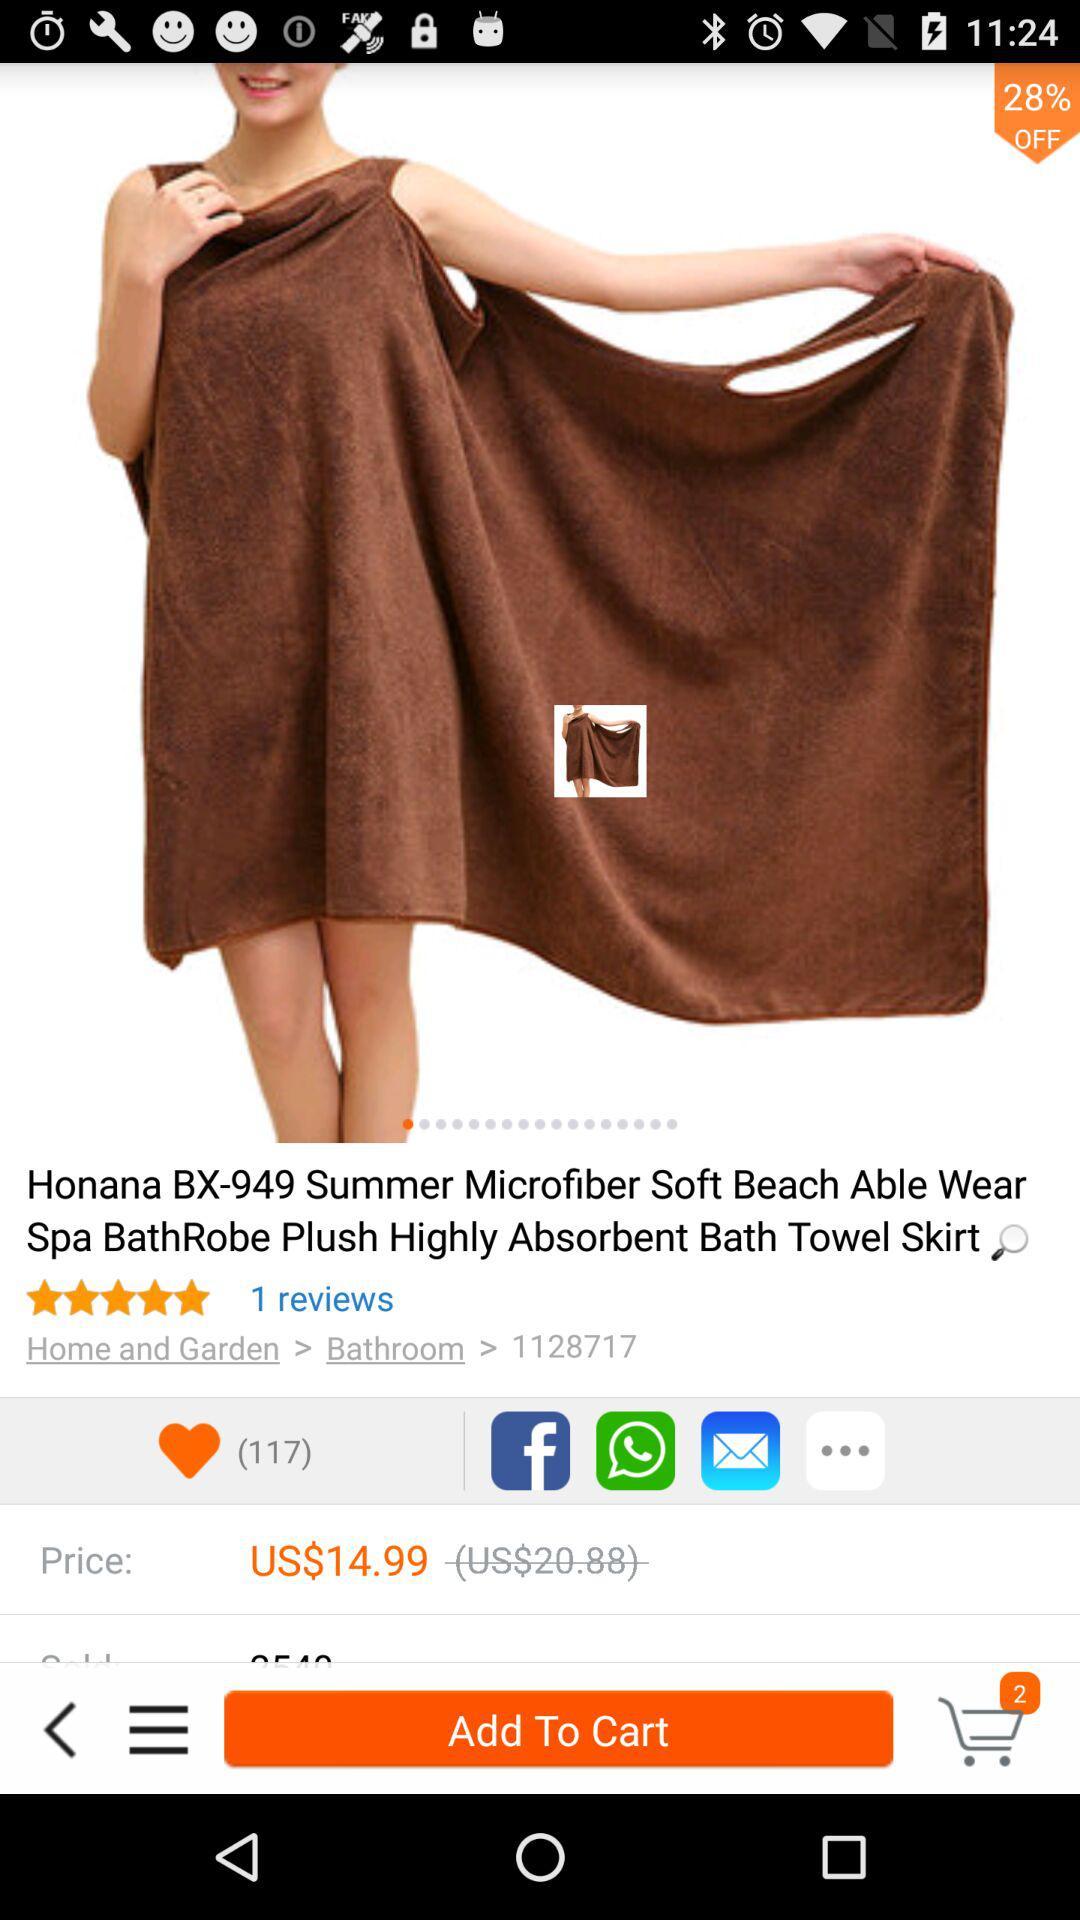  Describe the element at coordinates (157, 1728) in the screenshot. I see `open navigation menu` at that location.